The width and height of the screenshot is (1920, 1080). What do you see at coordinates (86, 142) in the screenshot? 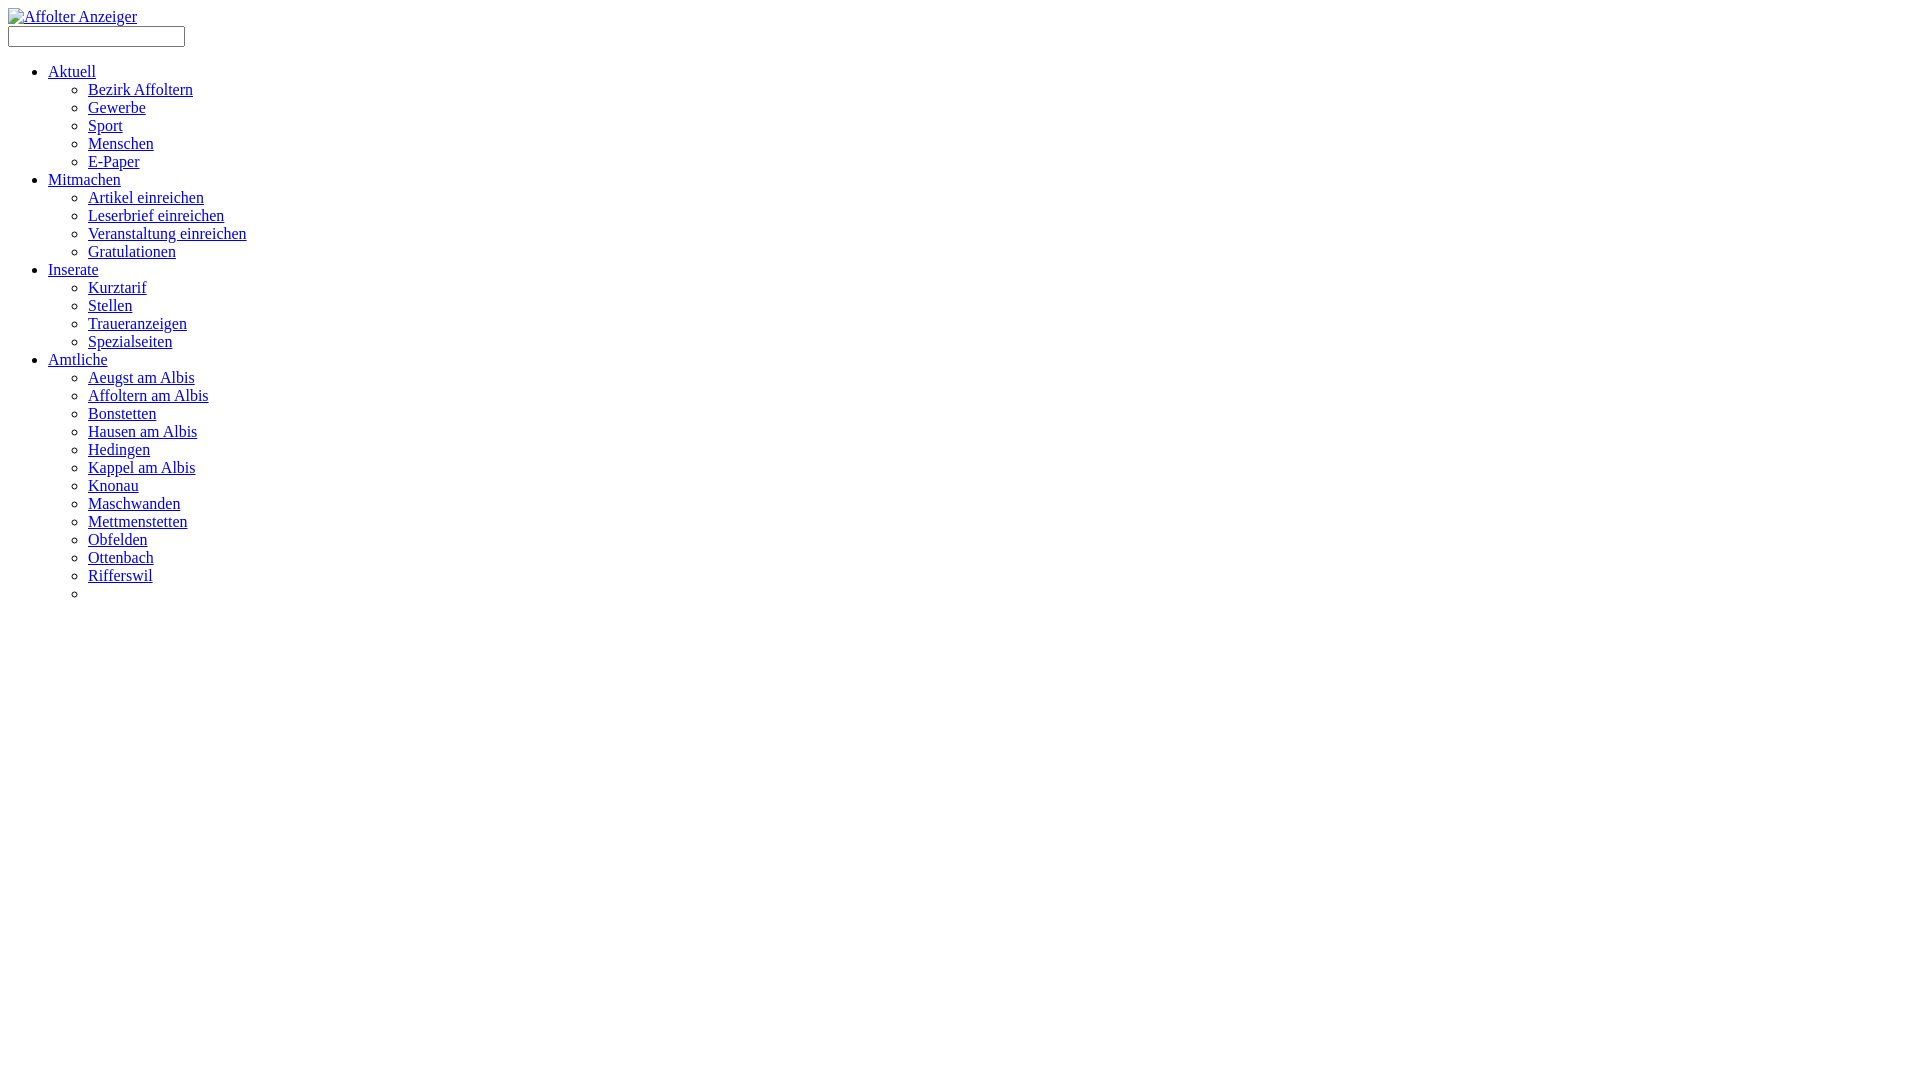
I see `'Menschen'` at bounding box center [86, 142].